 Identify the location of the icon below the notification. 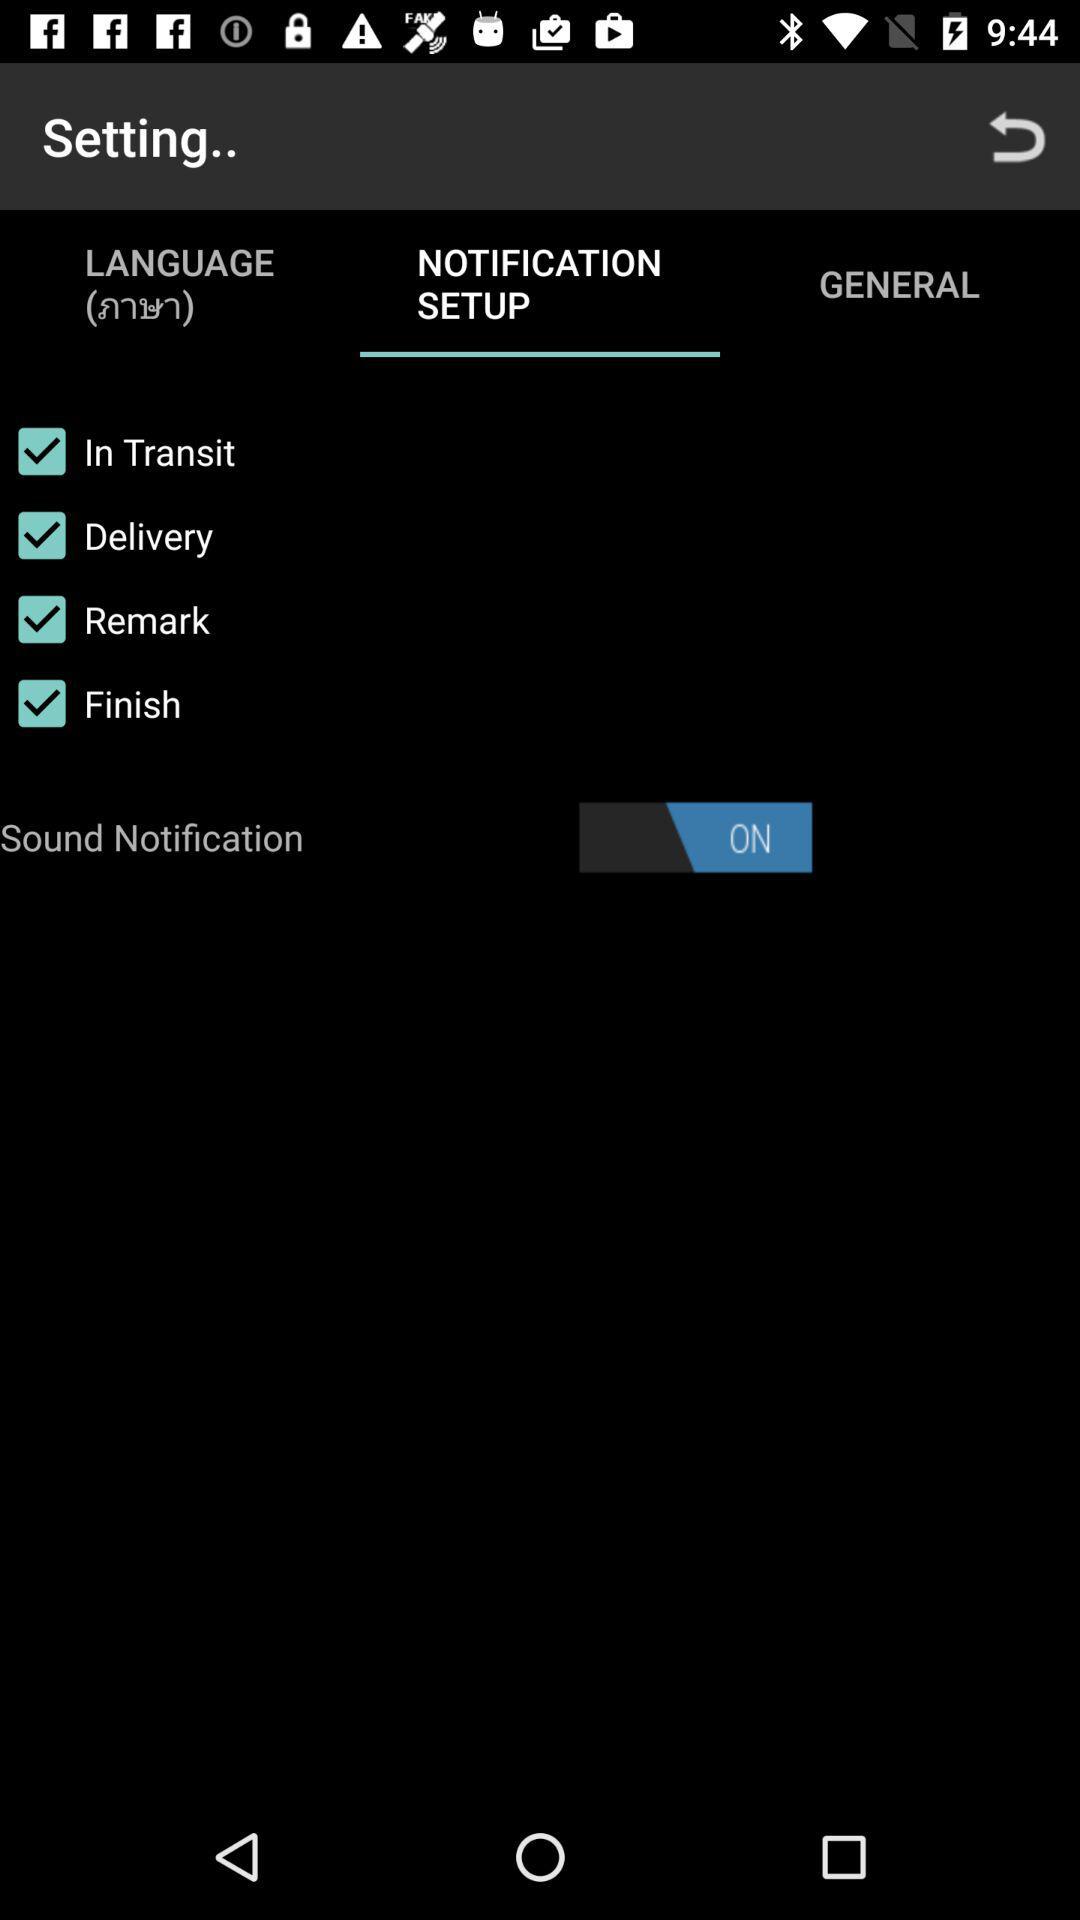
(694, 837).